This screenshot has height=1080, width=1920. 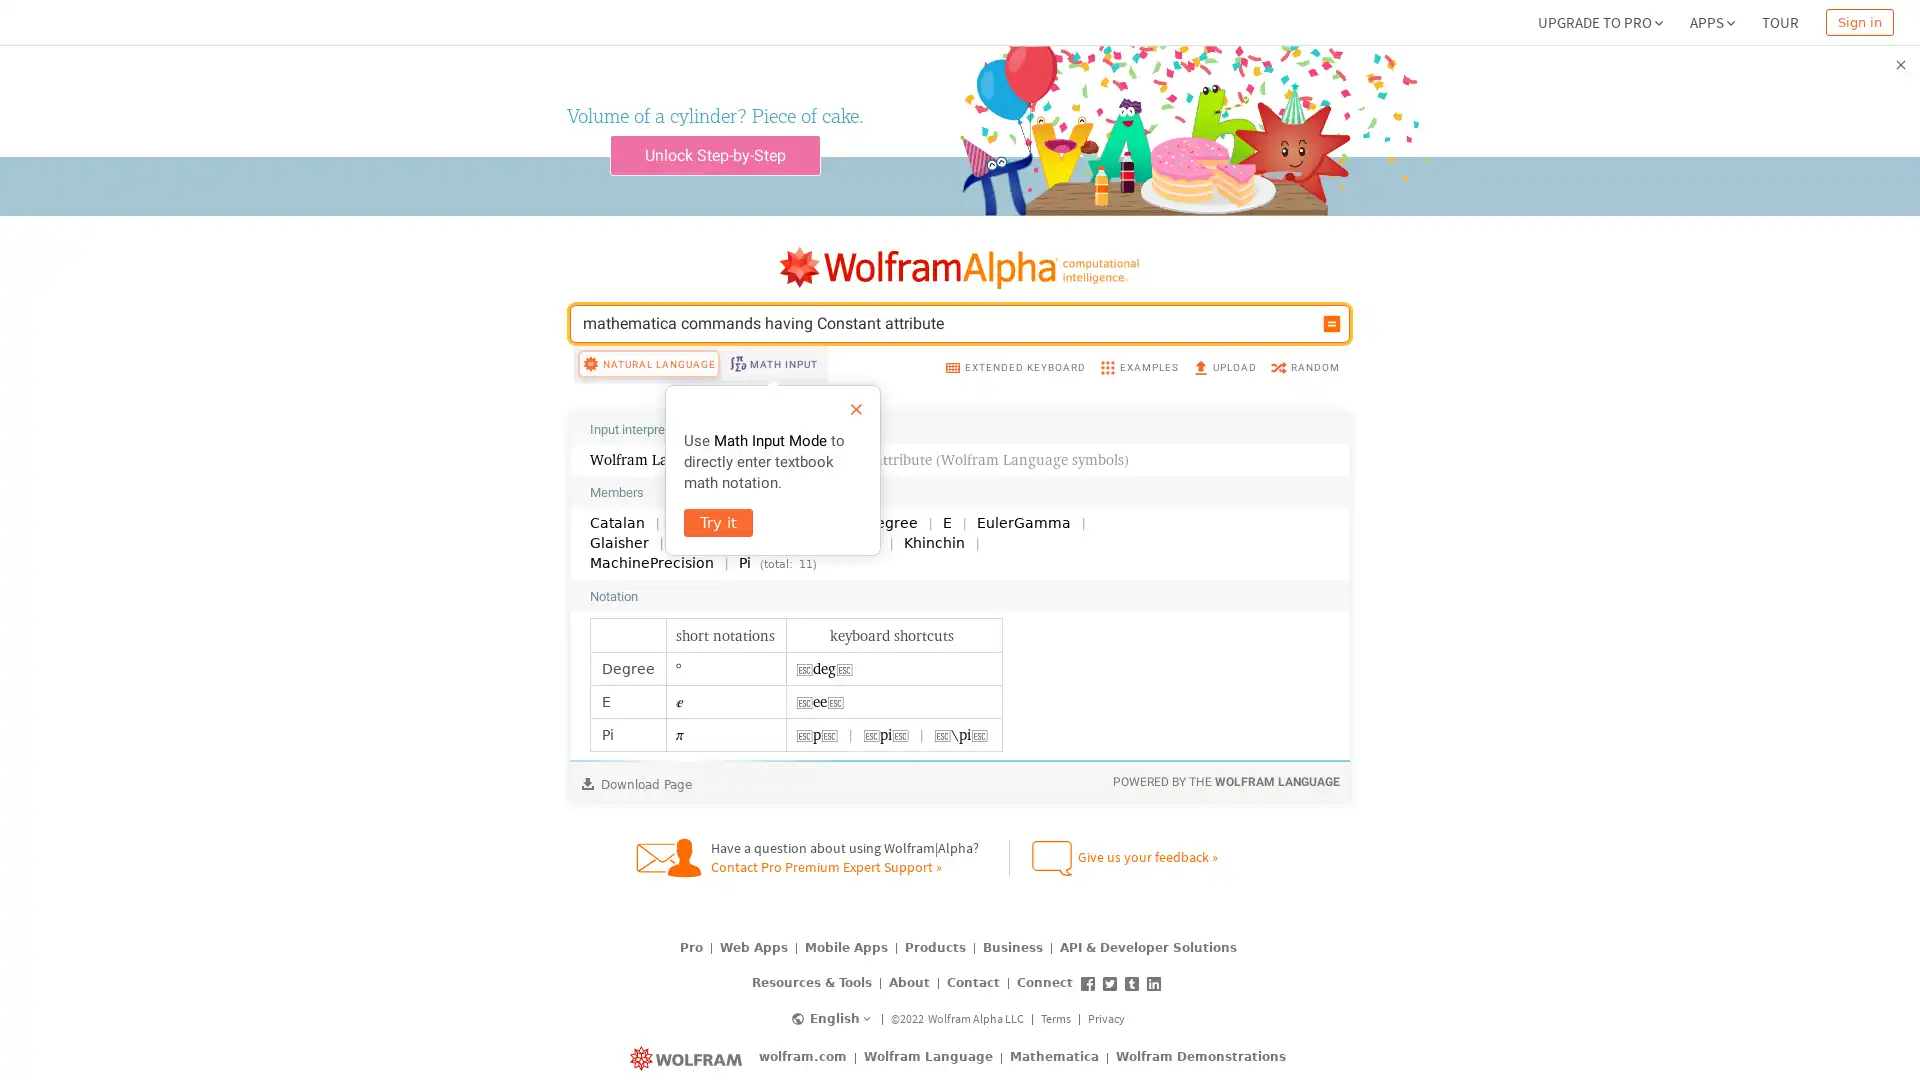 What do you see at coordinates (718, 562) in the screenshot?
I see `Try it` at bounding box center [718, 562].